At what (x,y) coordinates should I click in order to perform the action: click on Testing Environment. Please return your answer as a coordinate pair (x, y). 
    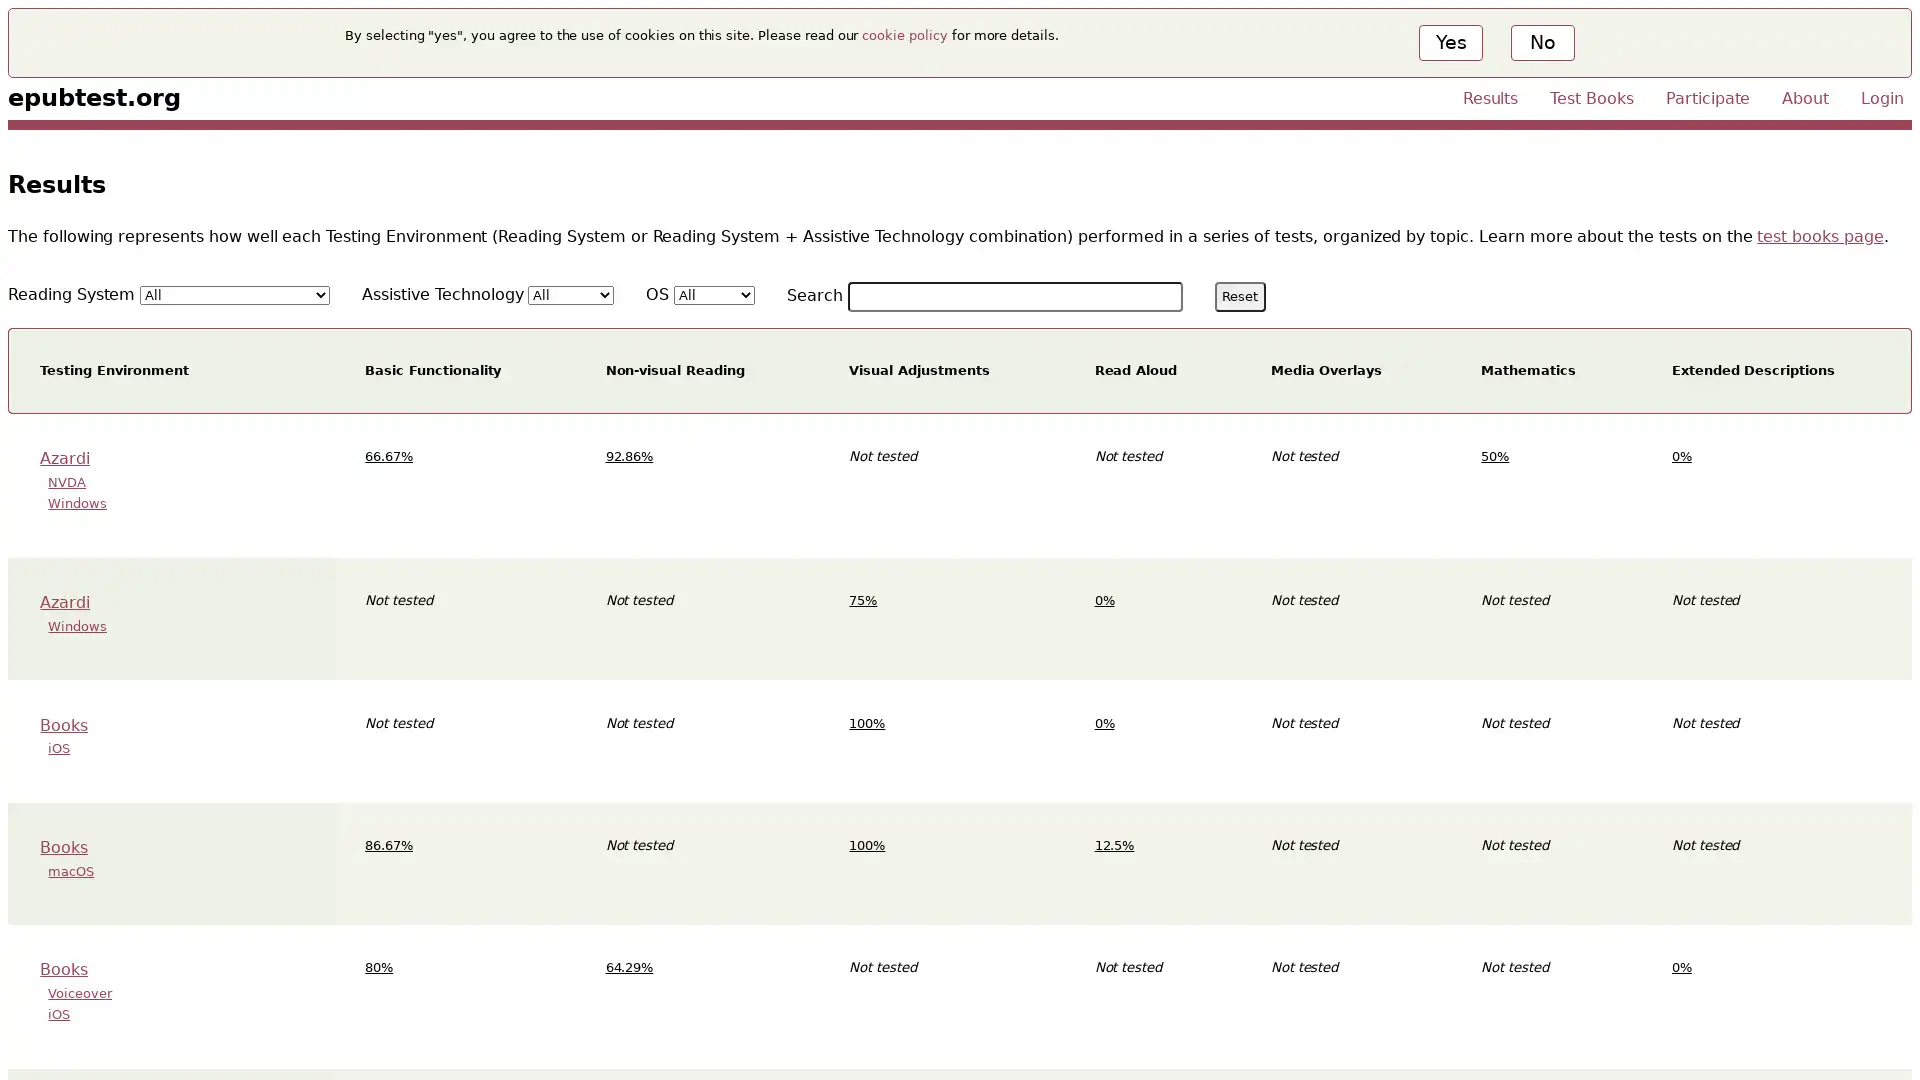
    Looking at the image, I should click on (113, 370).